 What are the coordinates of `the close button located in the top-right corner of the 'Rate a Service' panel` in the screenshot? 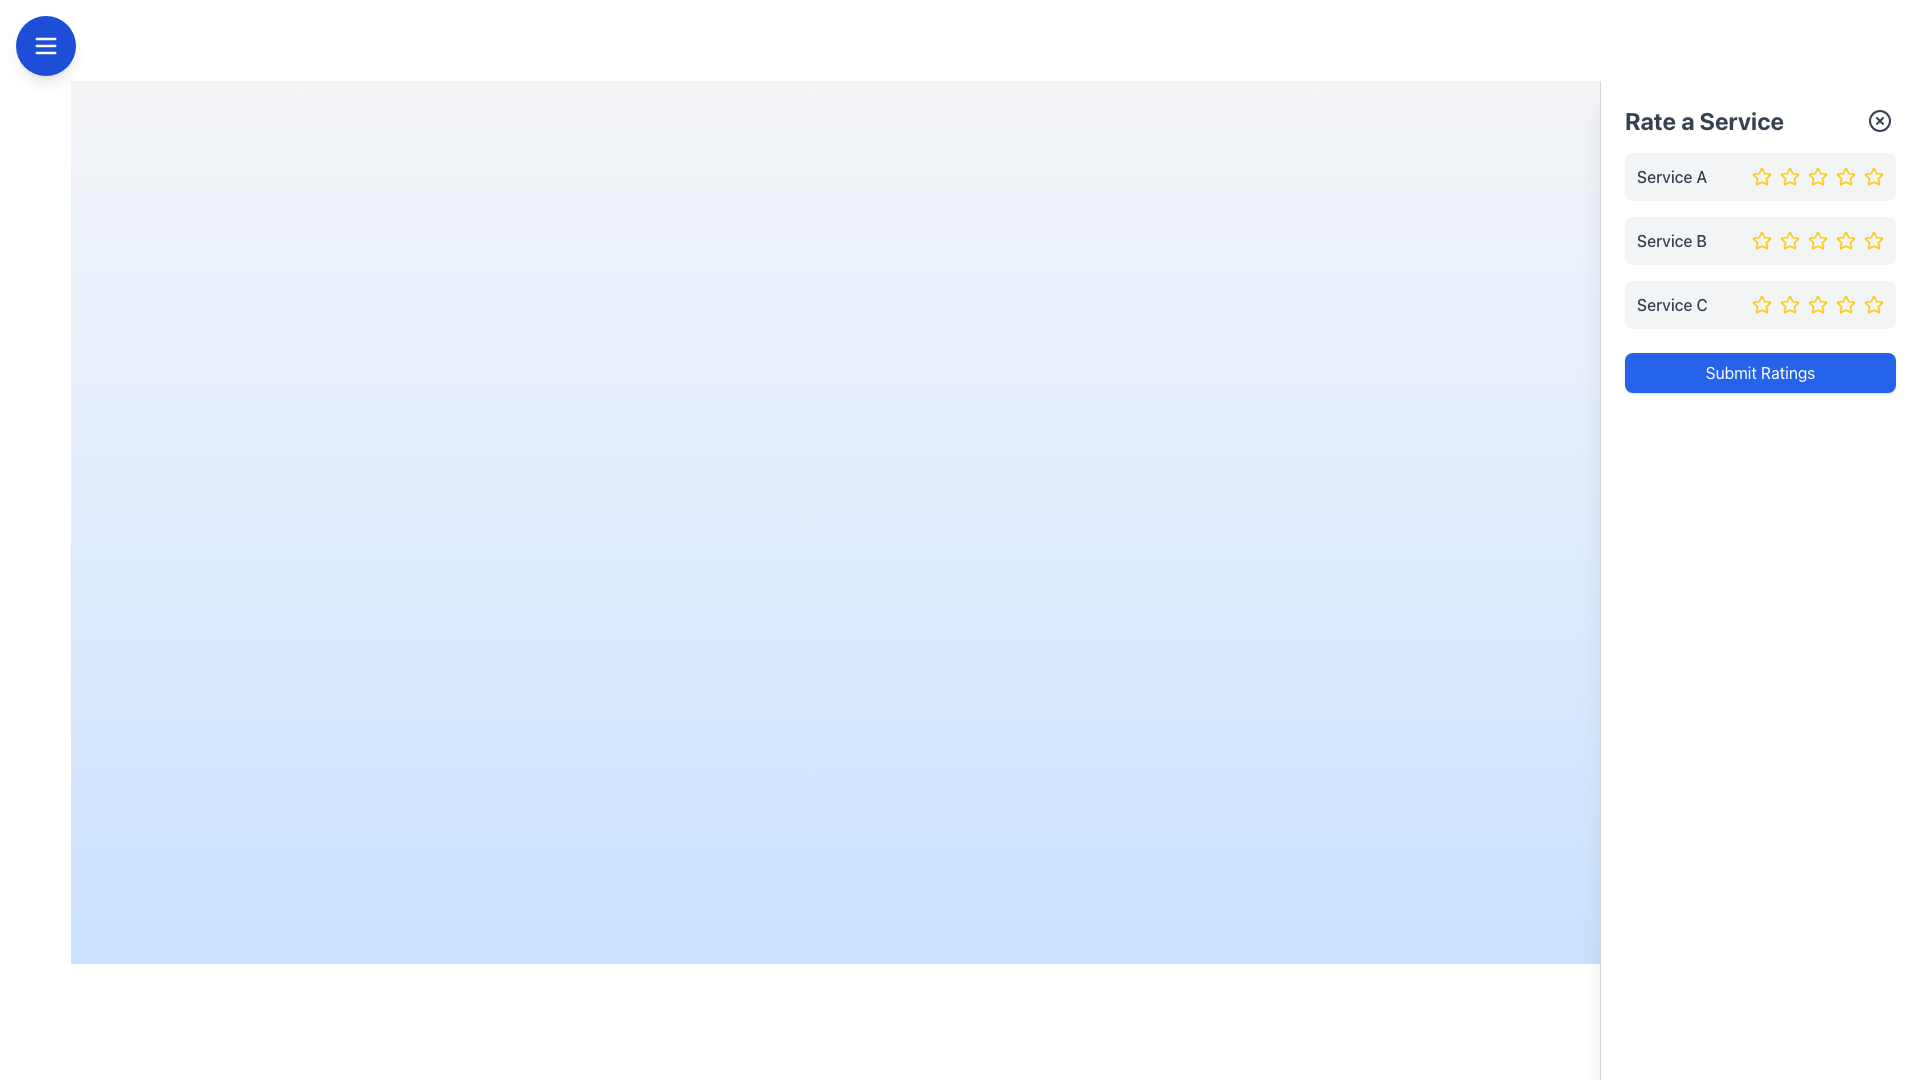 It's located at (1879, 120).